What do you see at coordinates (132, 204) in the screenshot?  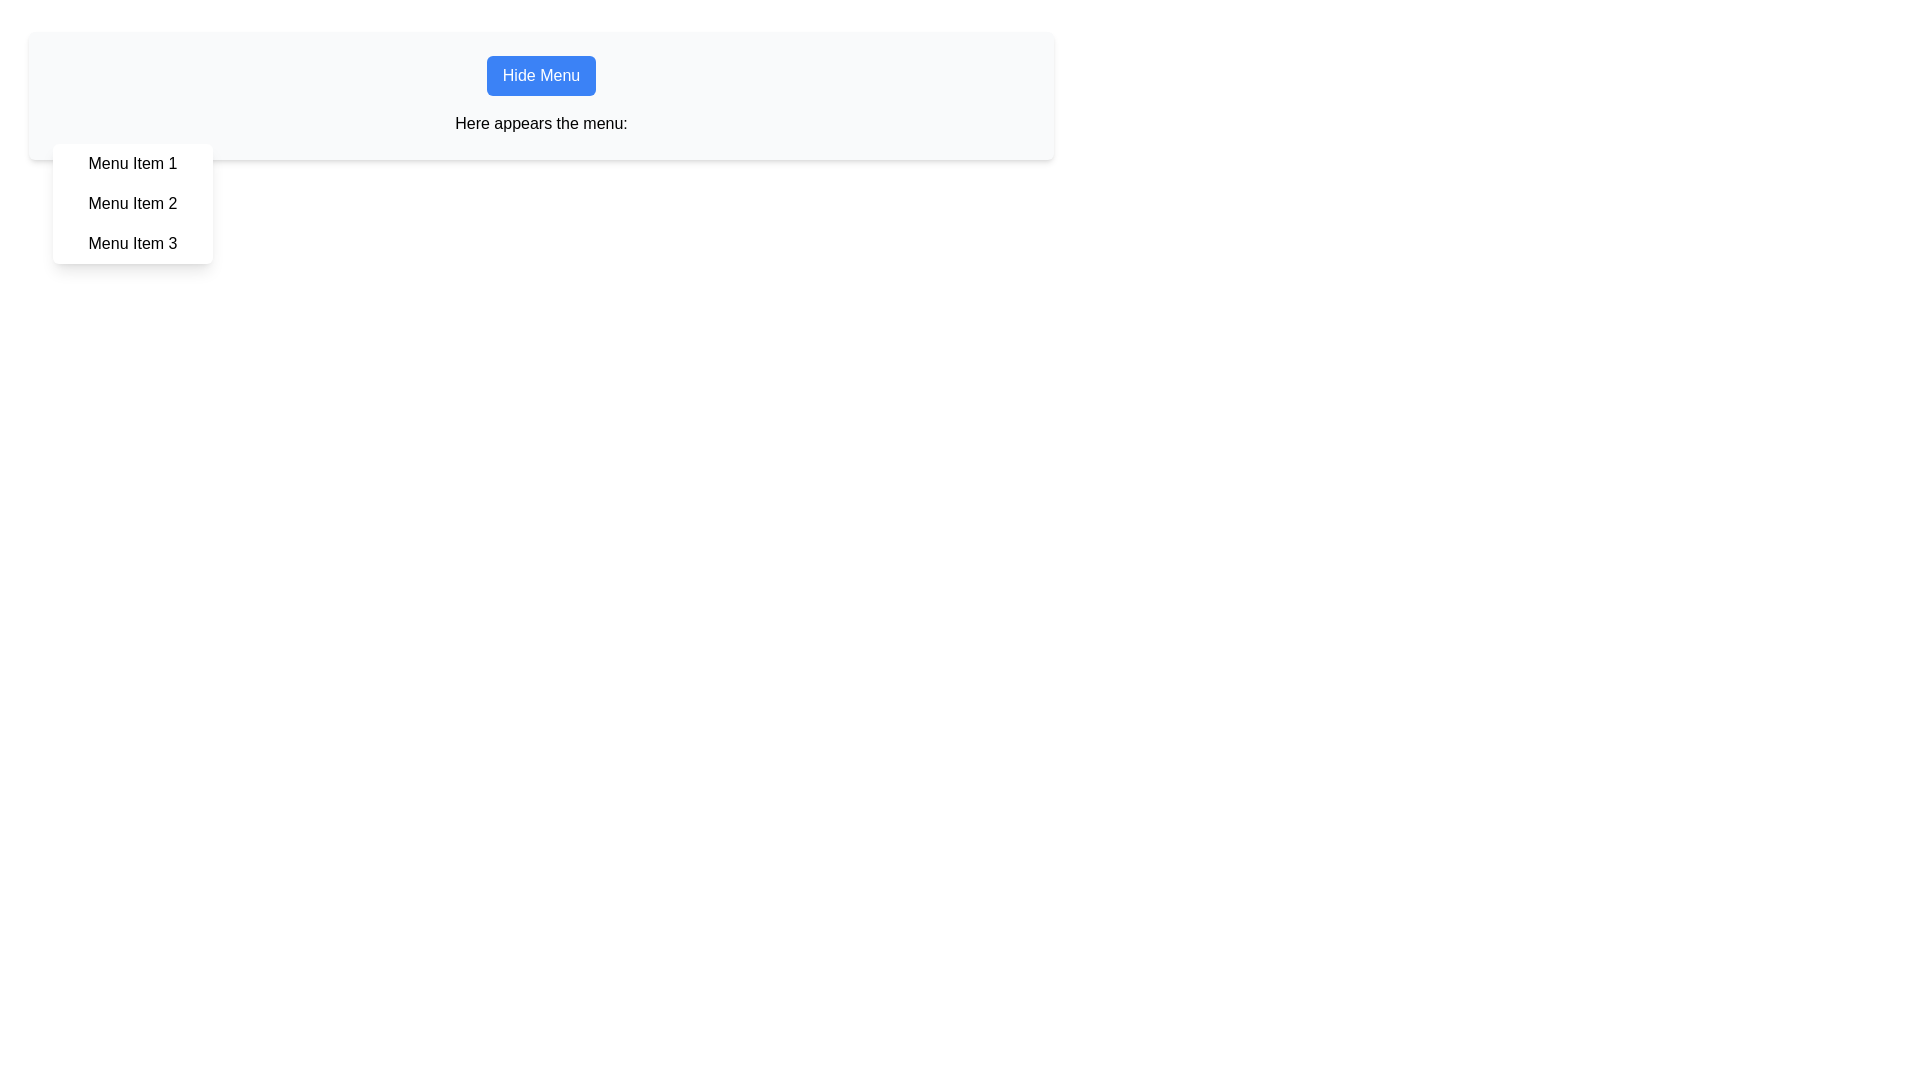 I see `the second item in the vertical menu list, located below 'Menu Item 1' and above 'Menu Item 3'` at bounding box center [132, 204].